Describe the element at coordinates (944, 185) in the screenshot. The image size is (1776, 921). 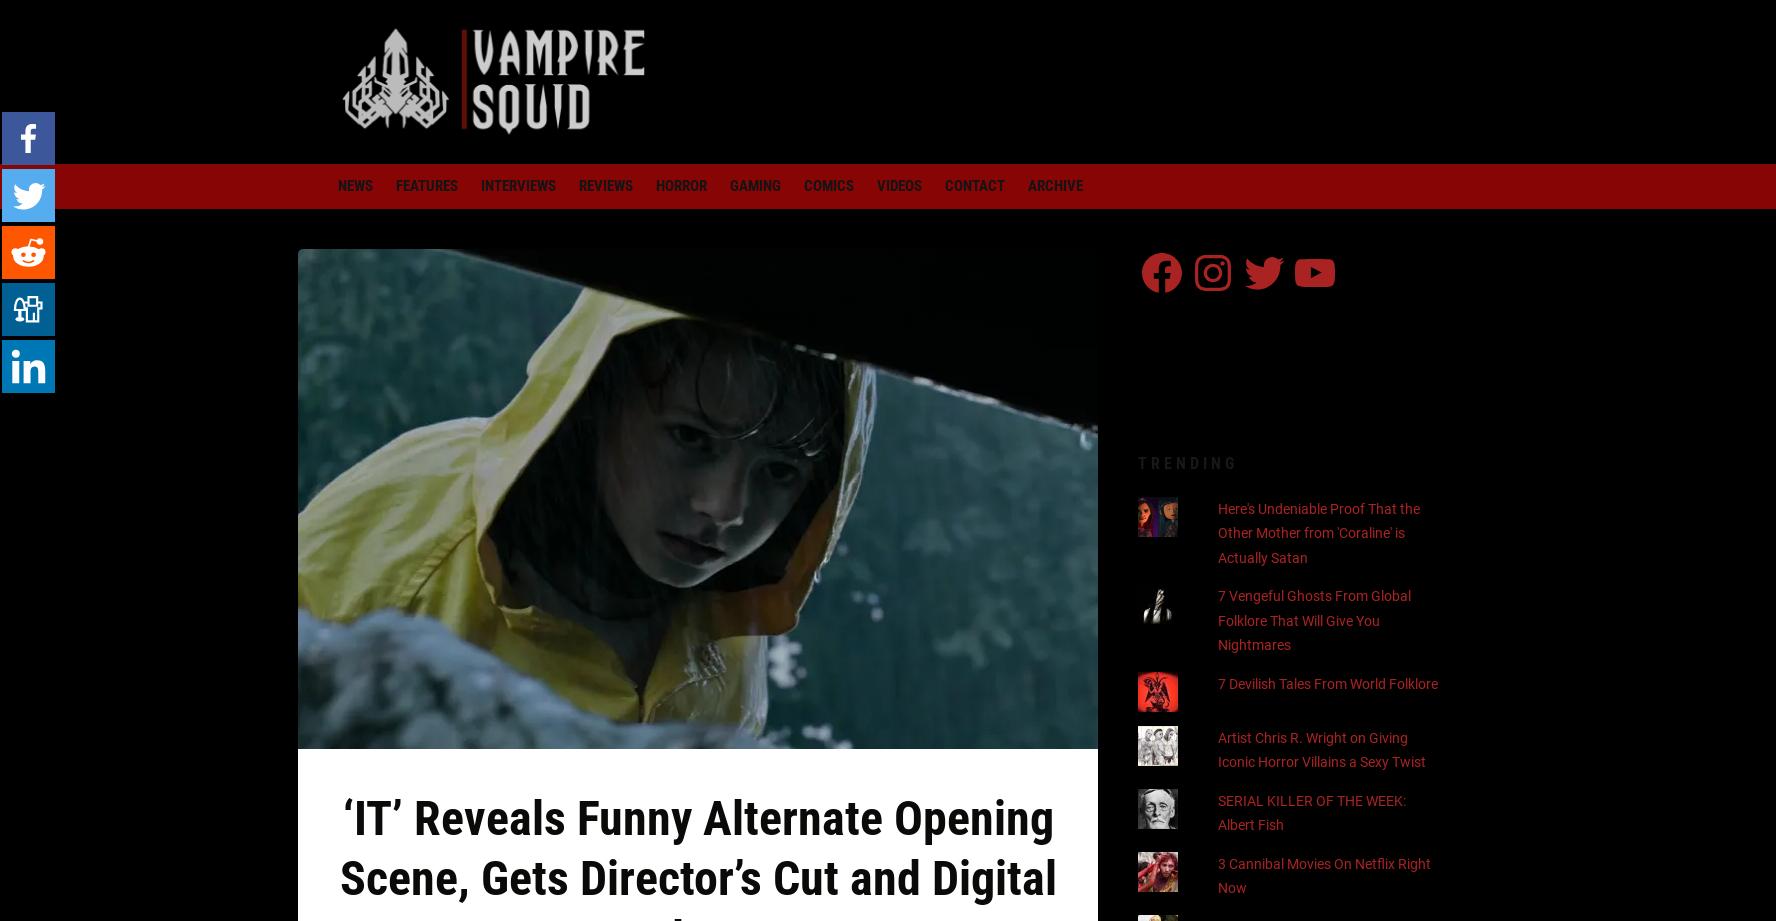
I see `'Contact'` at that location.